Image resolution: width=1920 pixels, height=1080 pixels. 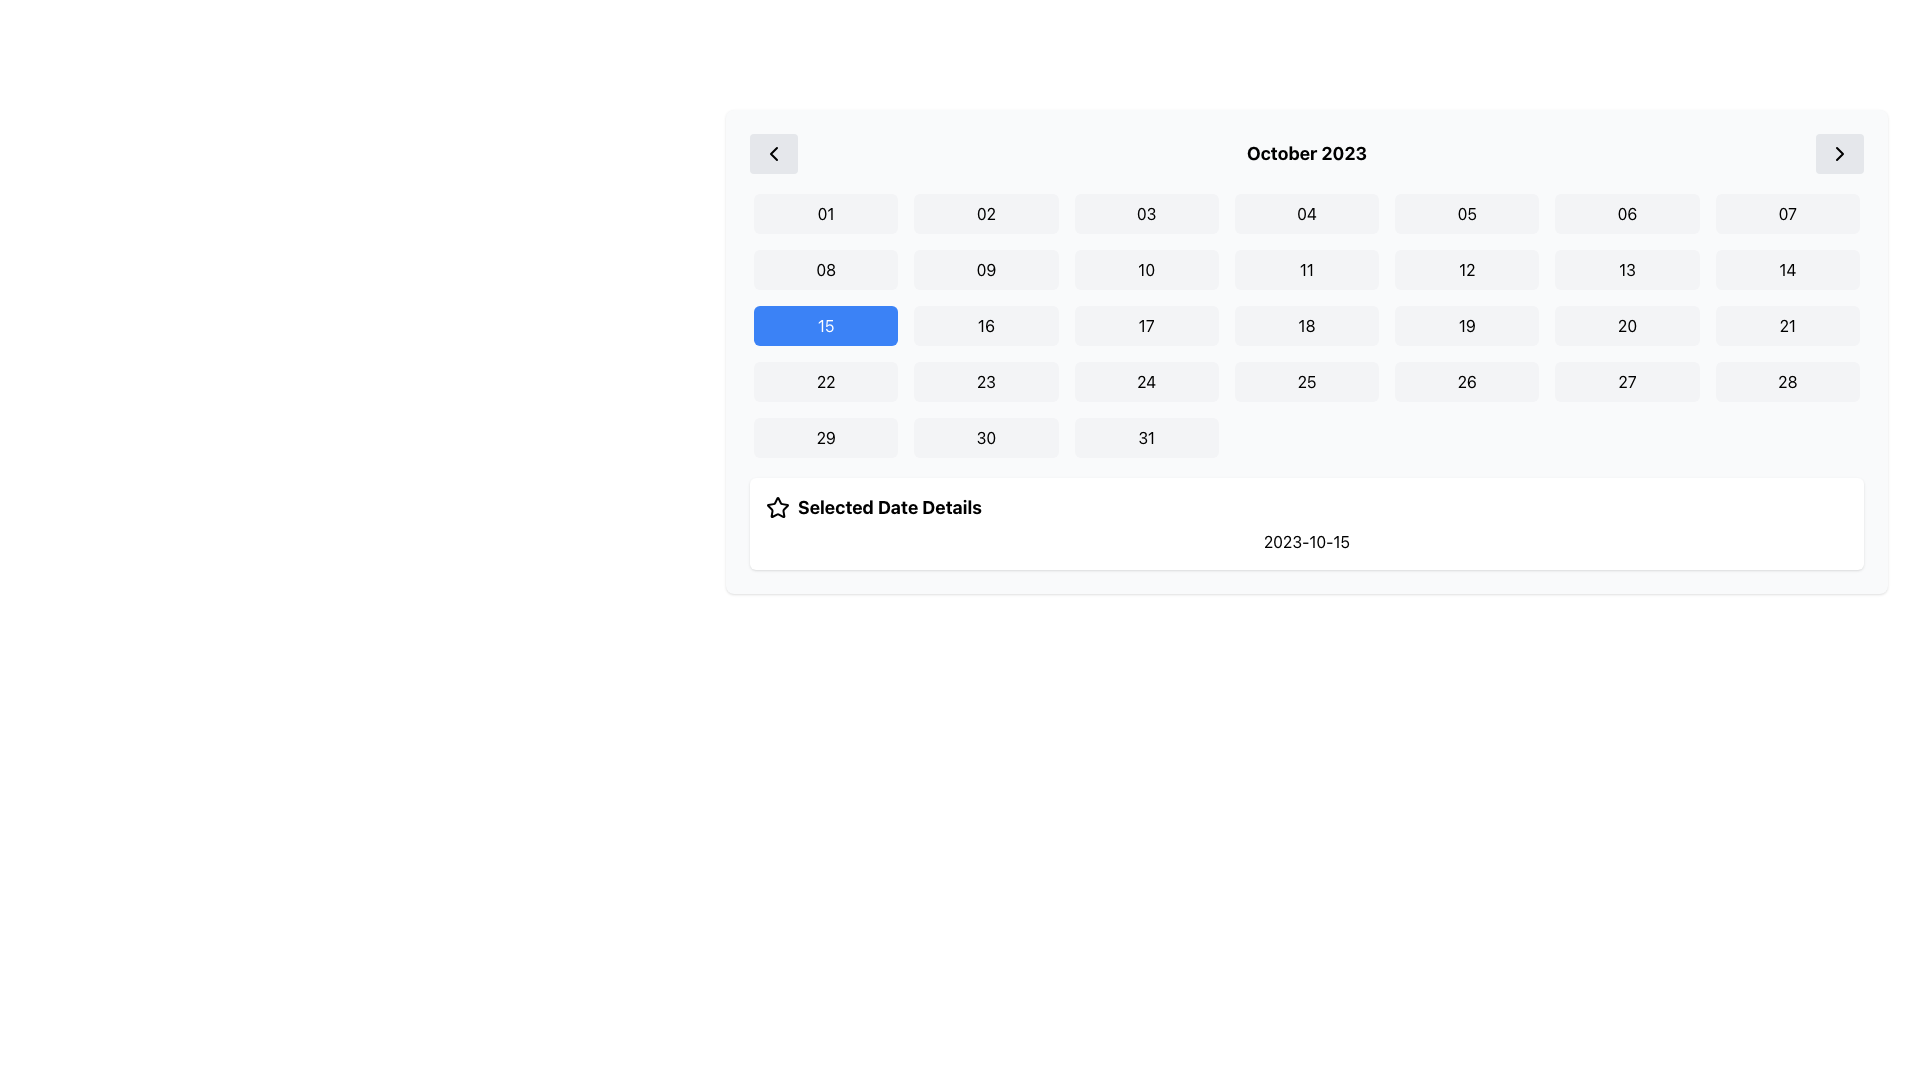 I want to click on the rightmost button in the header section, which has a light gray background and a right-pointing chevron icon, to observe any visual feedback, so click(x=1839, y=153).